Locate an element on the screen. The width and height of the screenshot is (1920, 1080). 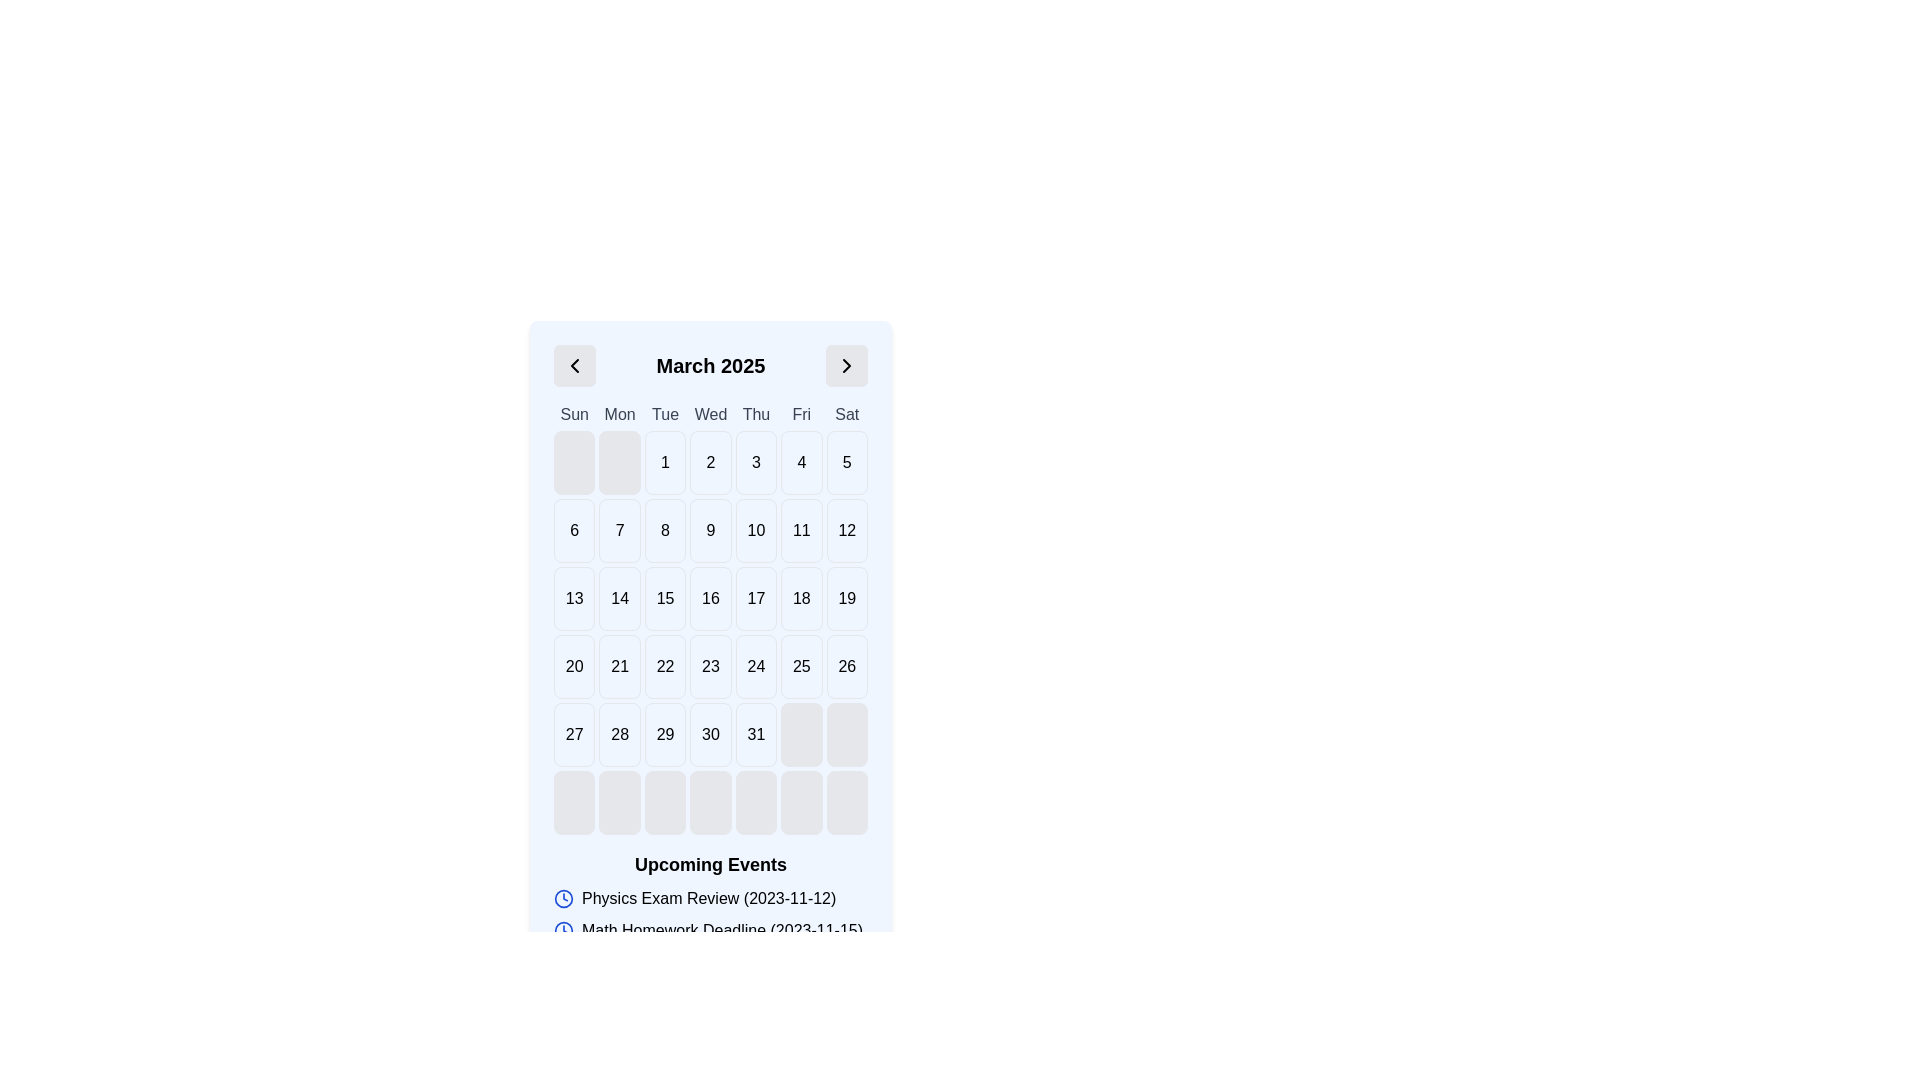
the inactive date button located in the last row of a calendar grid under the 'Fri' column is located at coordinates (755, 801).